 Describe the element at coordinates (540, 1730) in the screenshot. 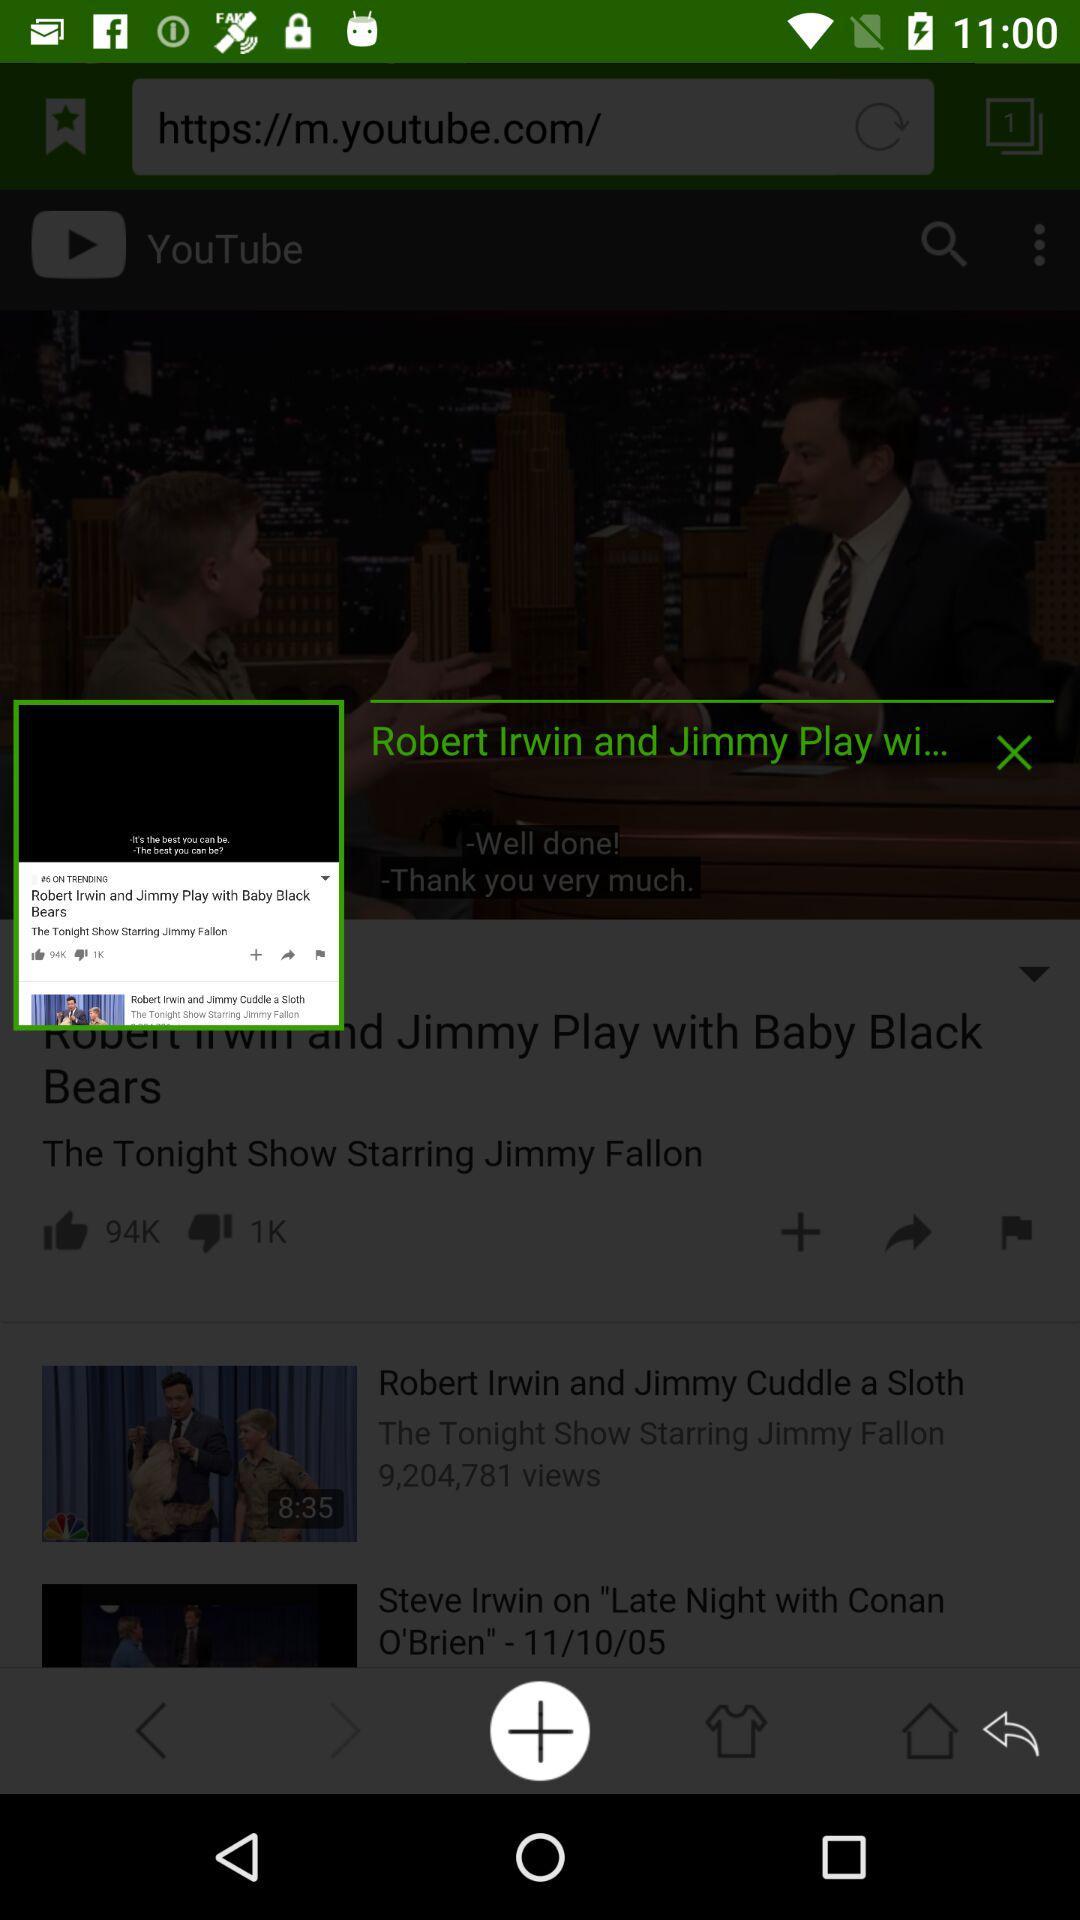

I see `icon at the bottom` at that location.